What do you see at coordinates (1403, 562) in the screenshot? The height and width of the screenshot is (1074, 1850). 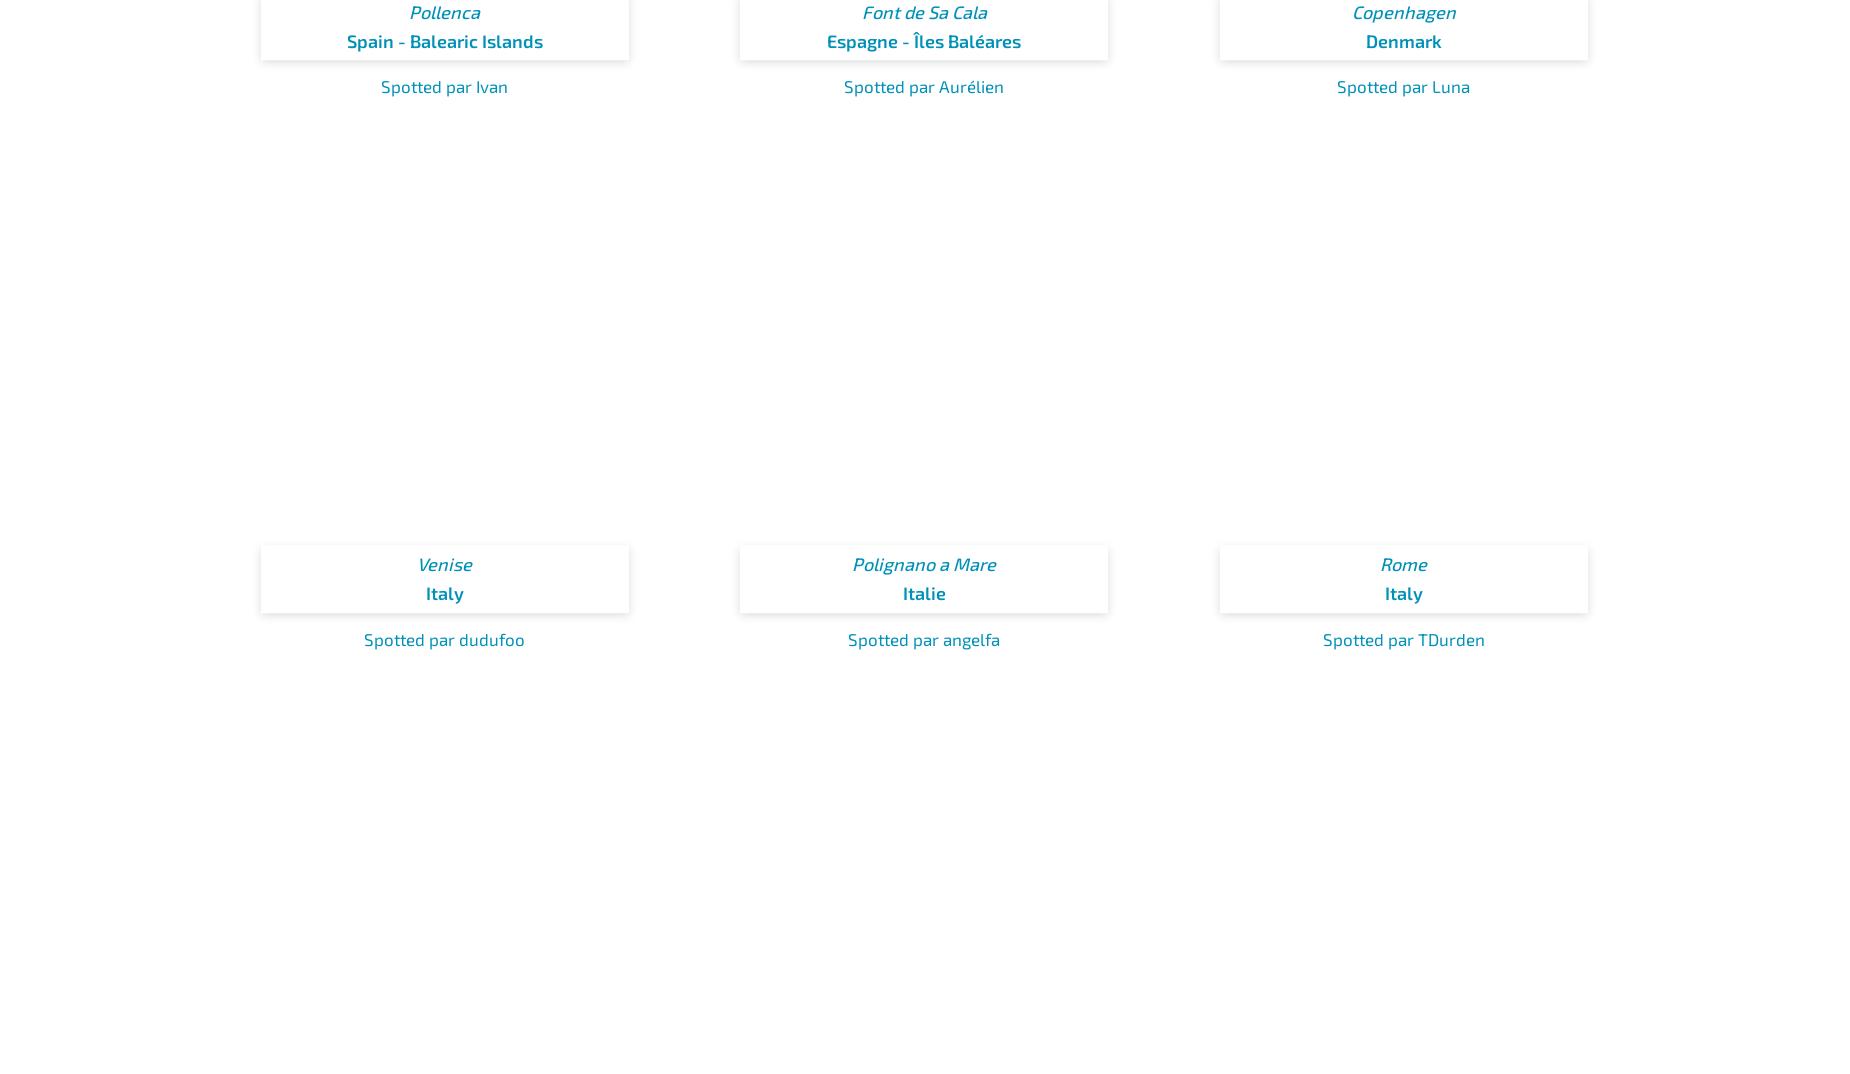 I see `'Rome'` at bounding box center [1403, 562].